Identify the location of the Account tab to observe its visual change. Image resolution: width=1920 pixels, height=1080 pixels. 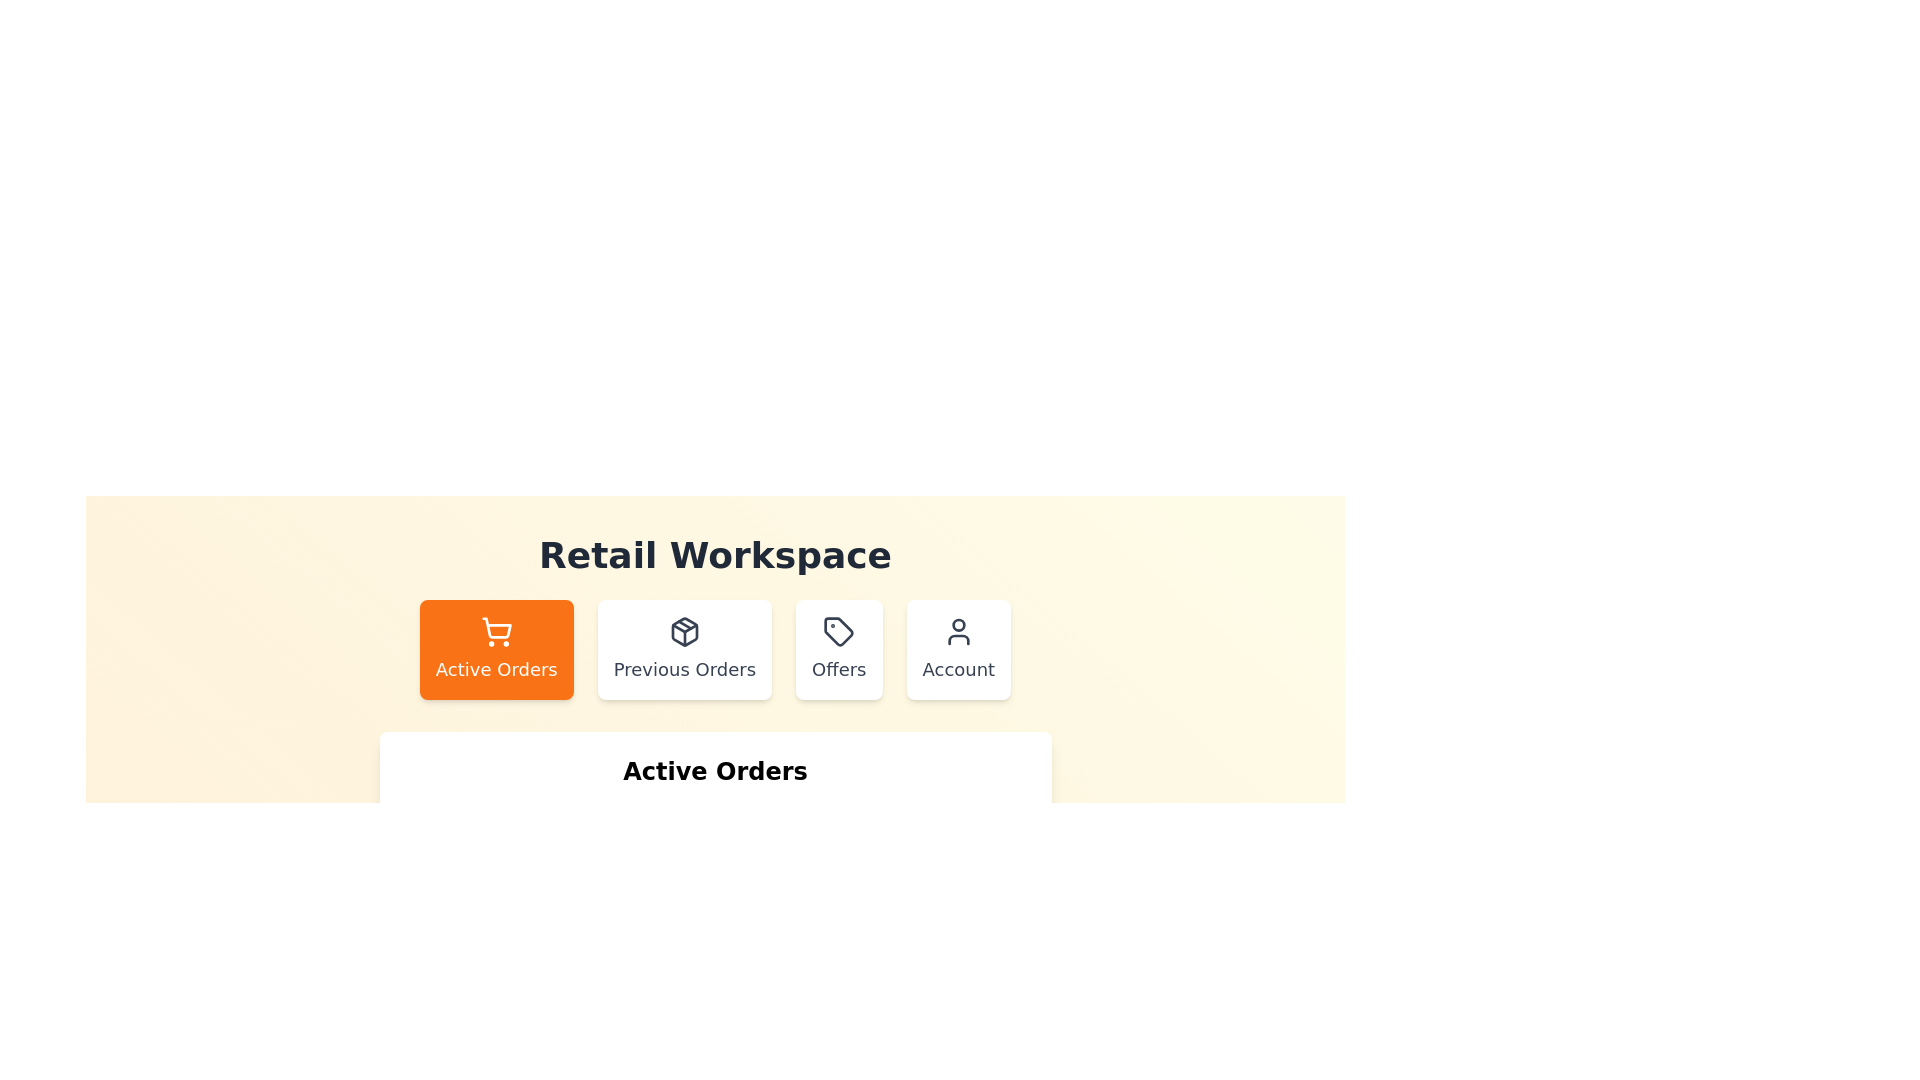
(957, 650).